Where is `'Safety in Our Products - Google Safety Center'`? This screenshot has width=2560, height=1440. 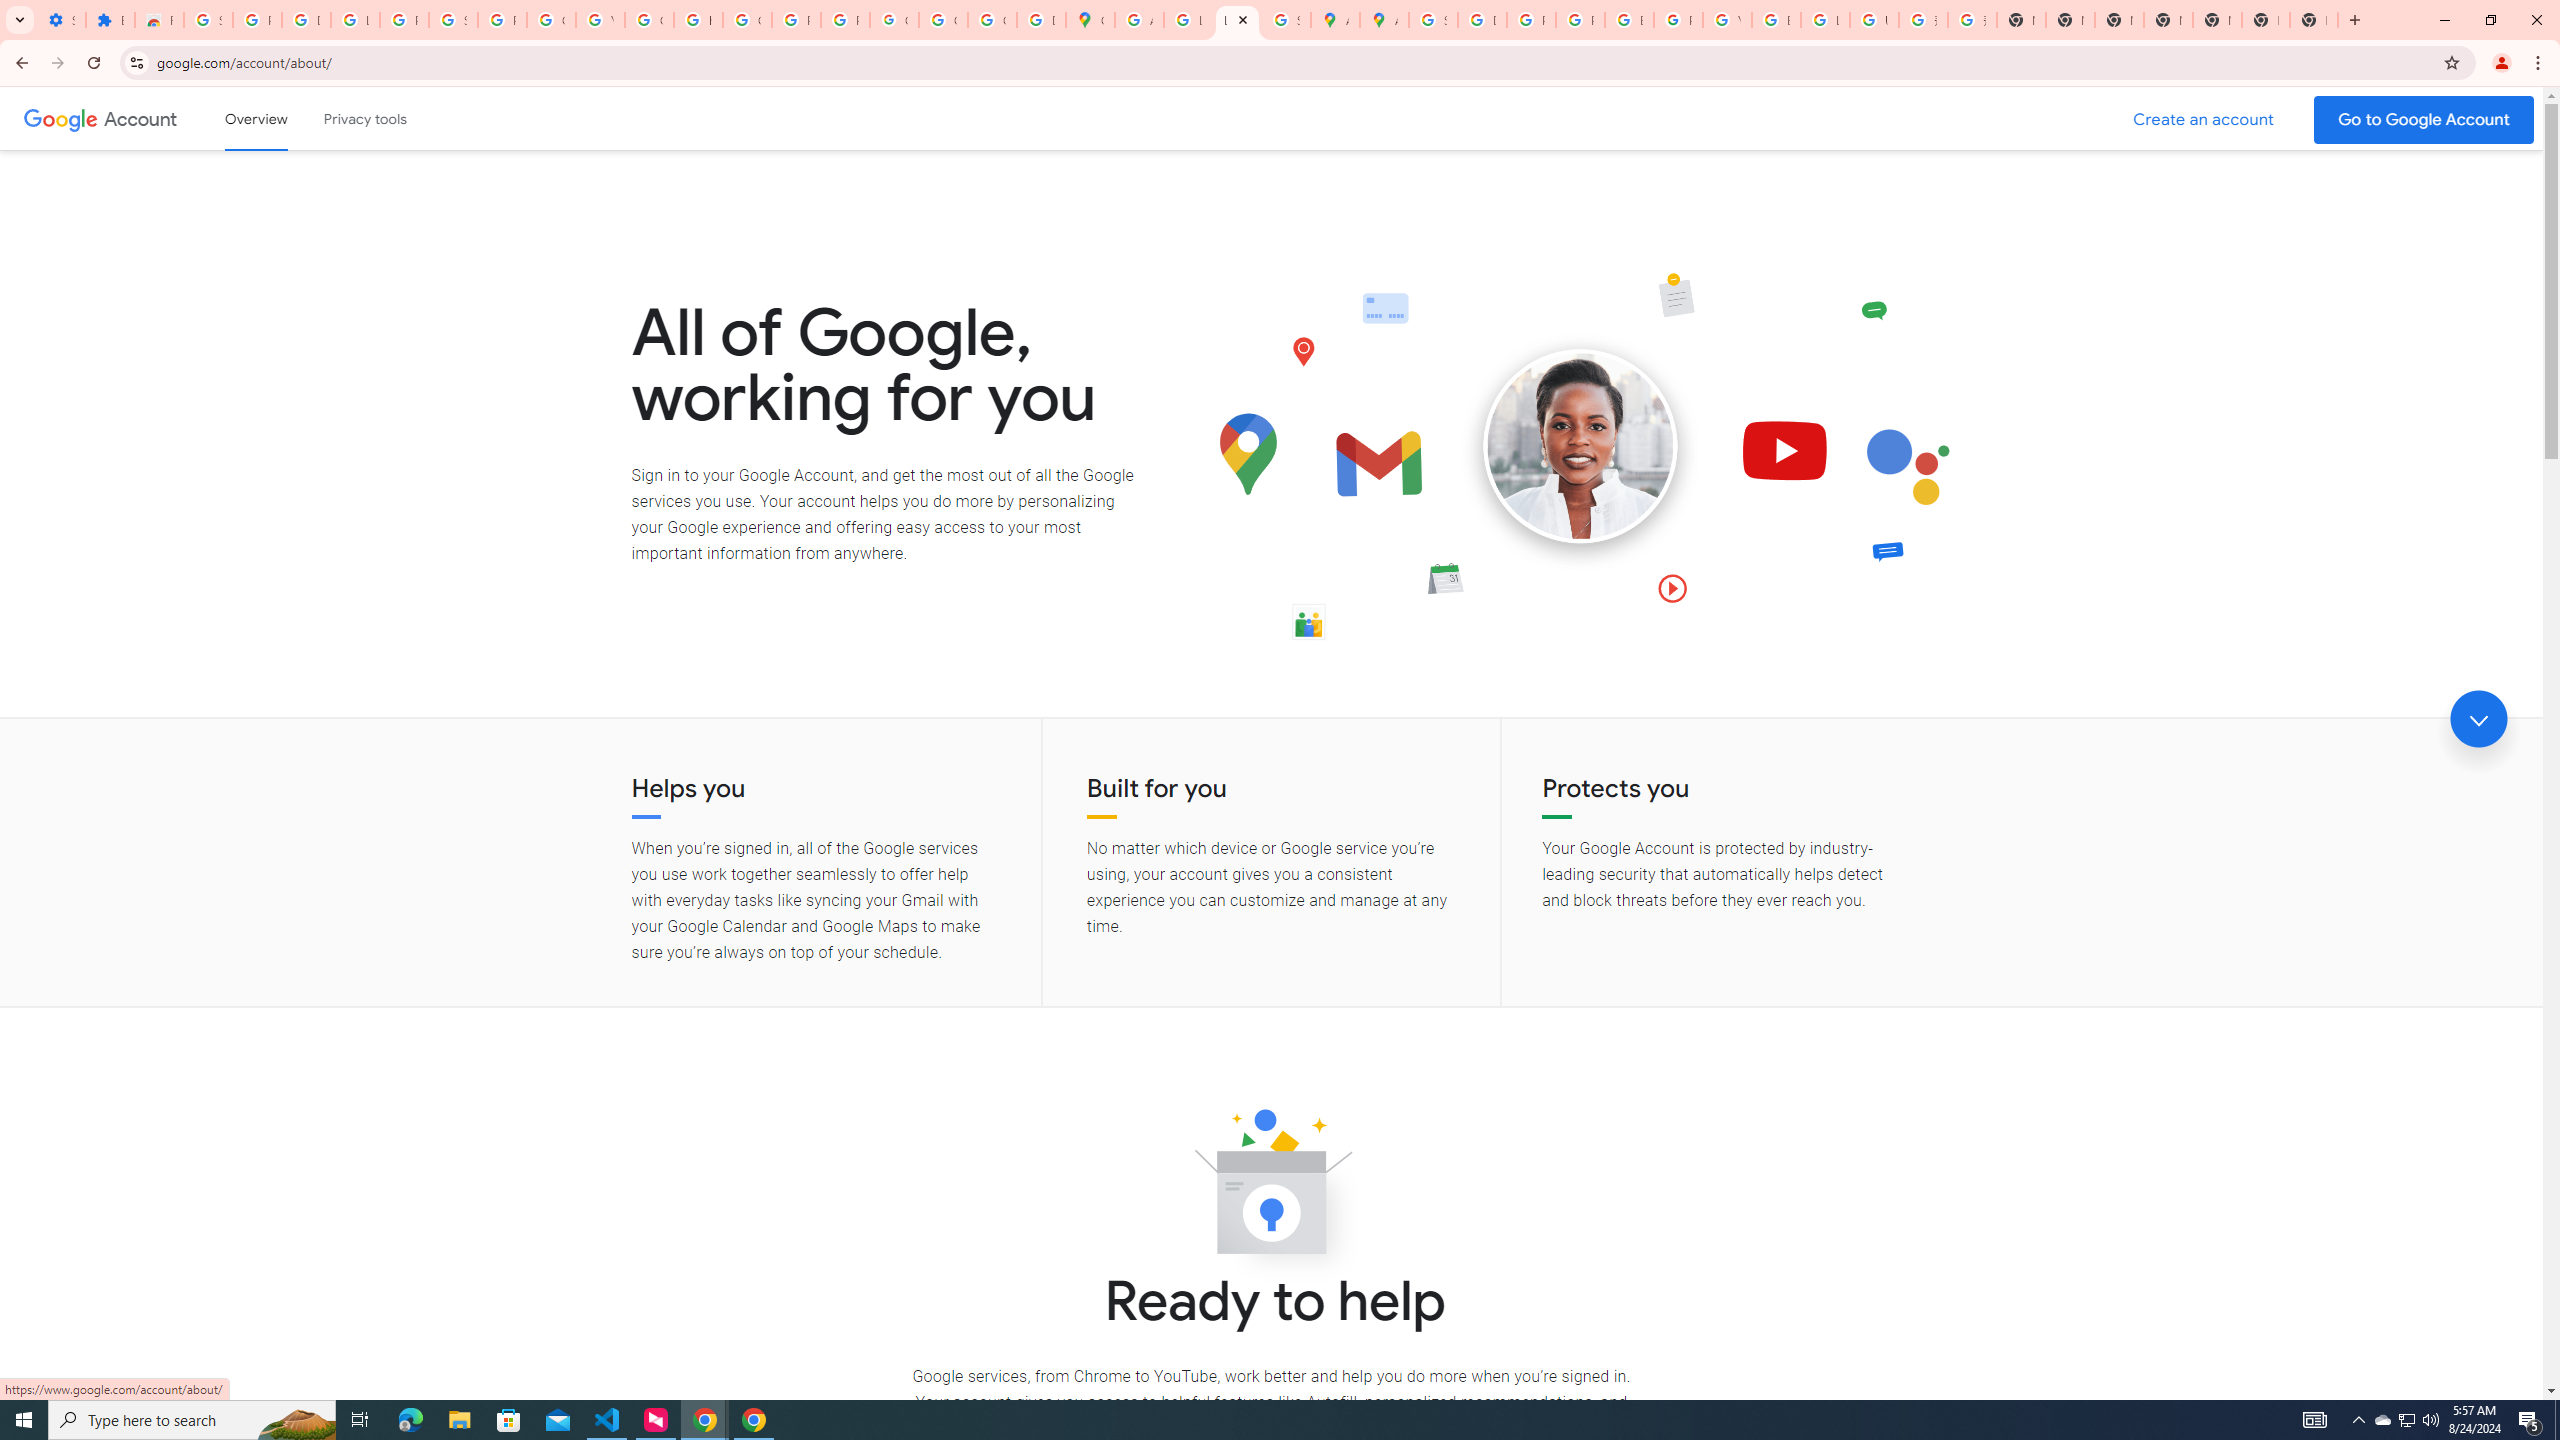
'Safety in Our Products - Google Safety Center' is located at coordinates (1285, 19).